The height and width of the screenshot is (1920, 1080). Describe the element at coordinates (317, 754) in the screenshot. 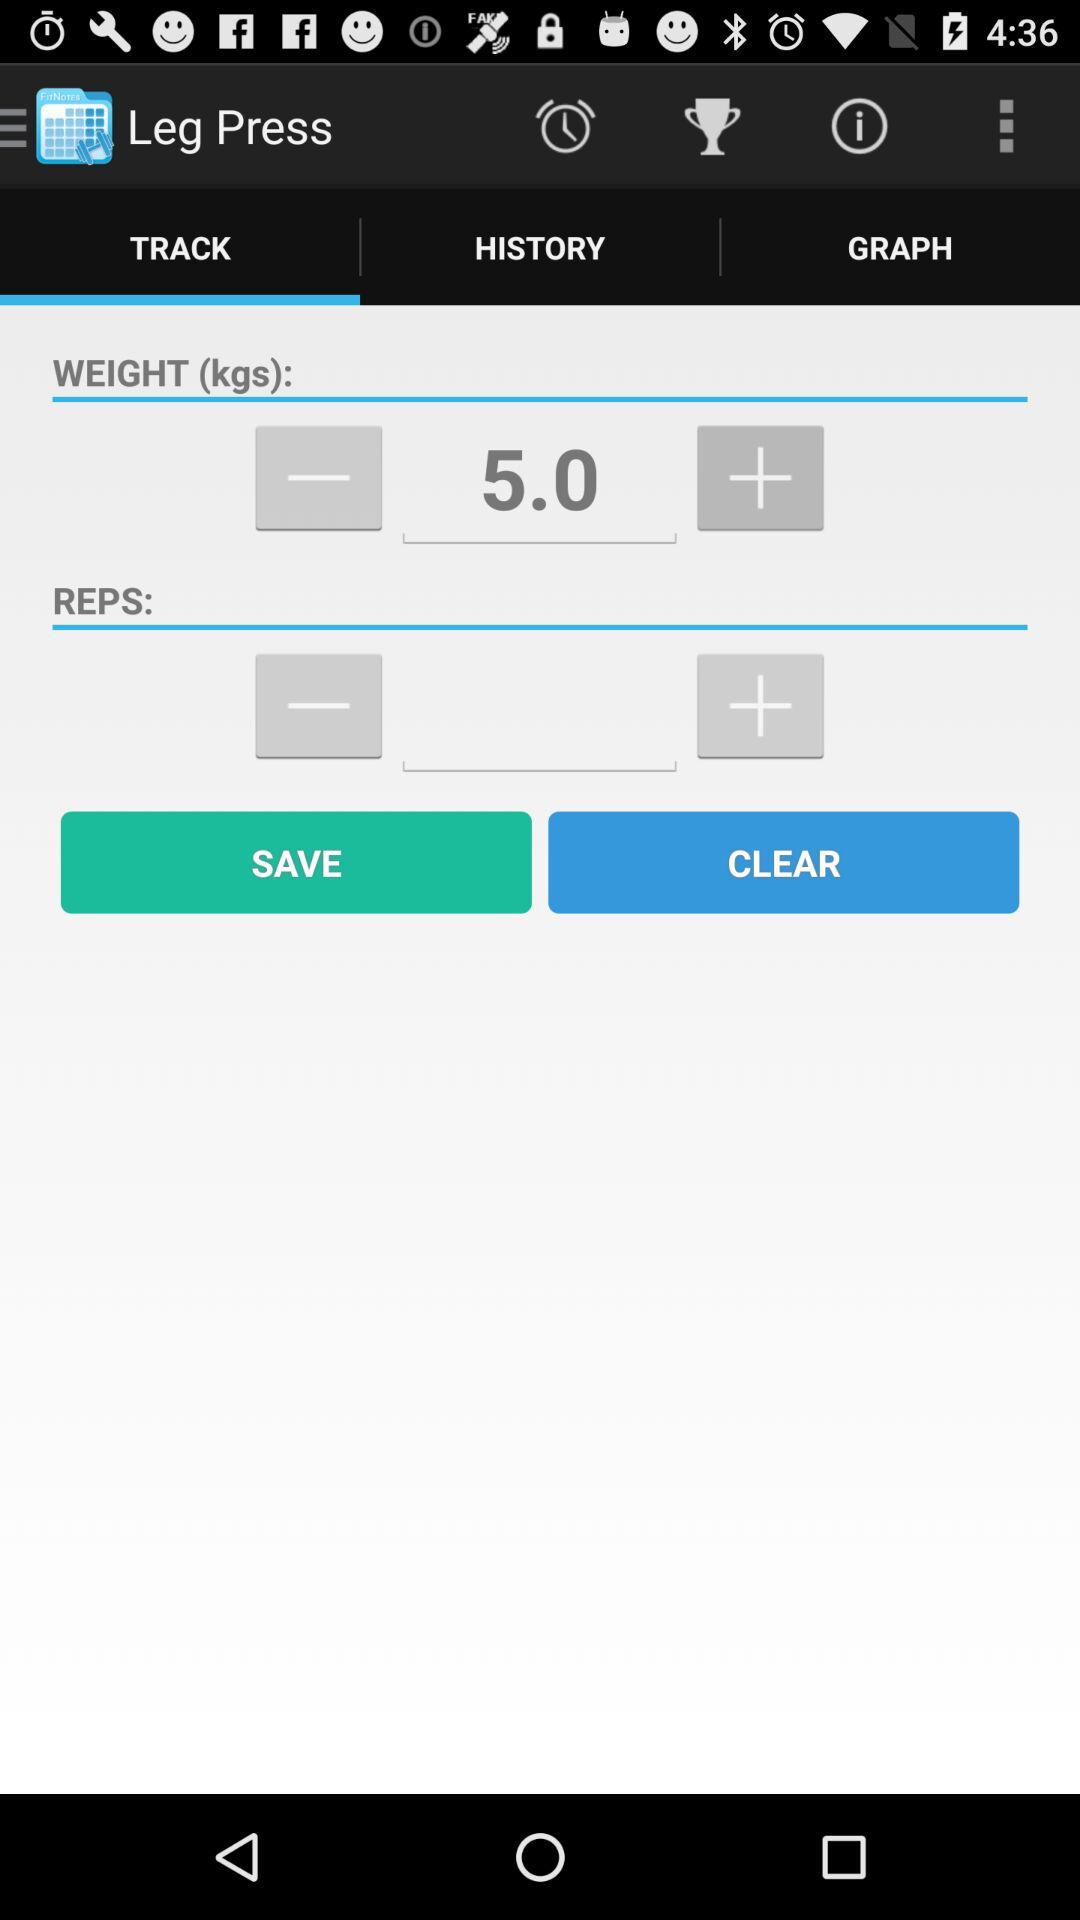

I see `the minus icon` at that location.